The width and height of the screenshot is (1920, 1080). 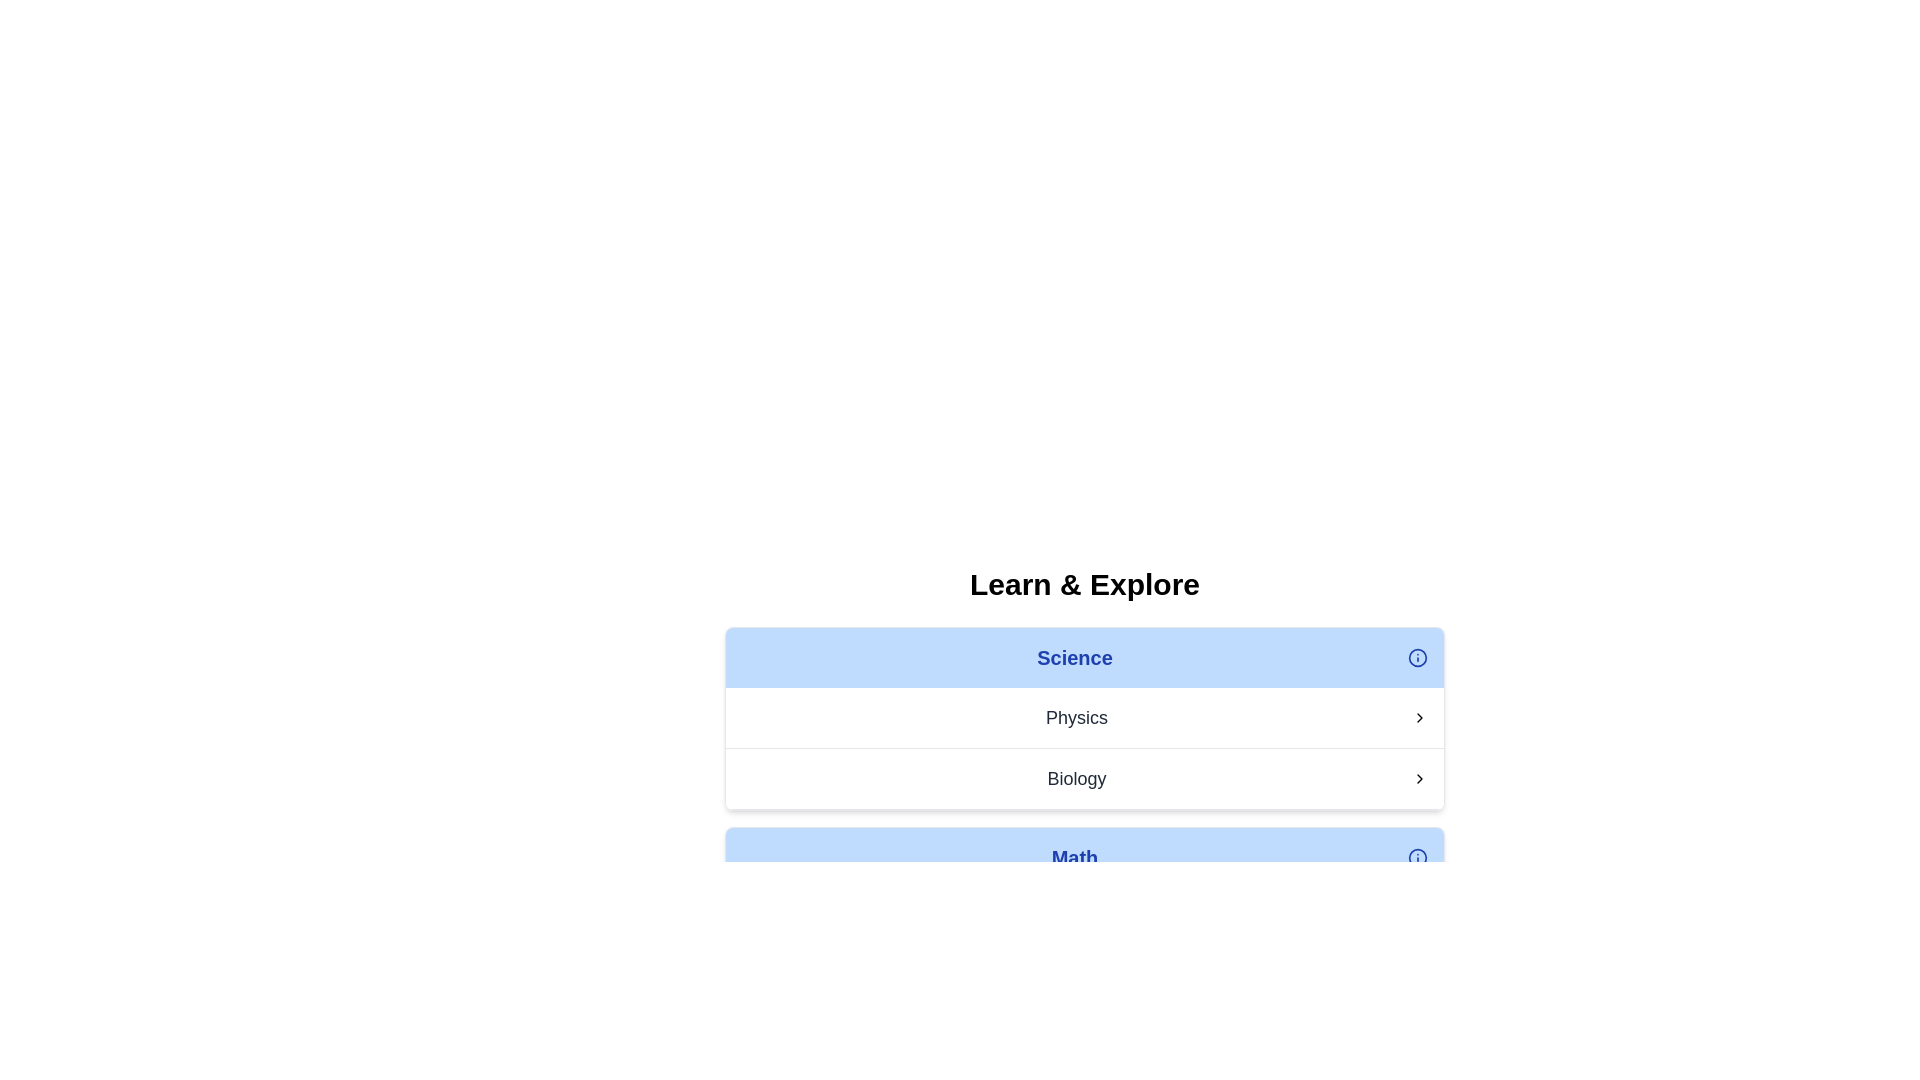 What do you see at coordinates (1074, 658) in the screenshot?
I see `the prominent text label that serves as a title or category for navigation, located above the 'Physics' and 'Biology' elements and to the left of the information icon` at bounding box center [1074, 658].